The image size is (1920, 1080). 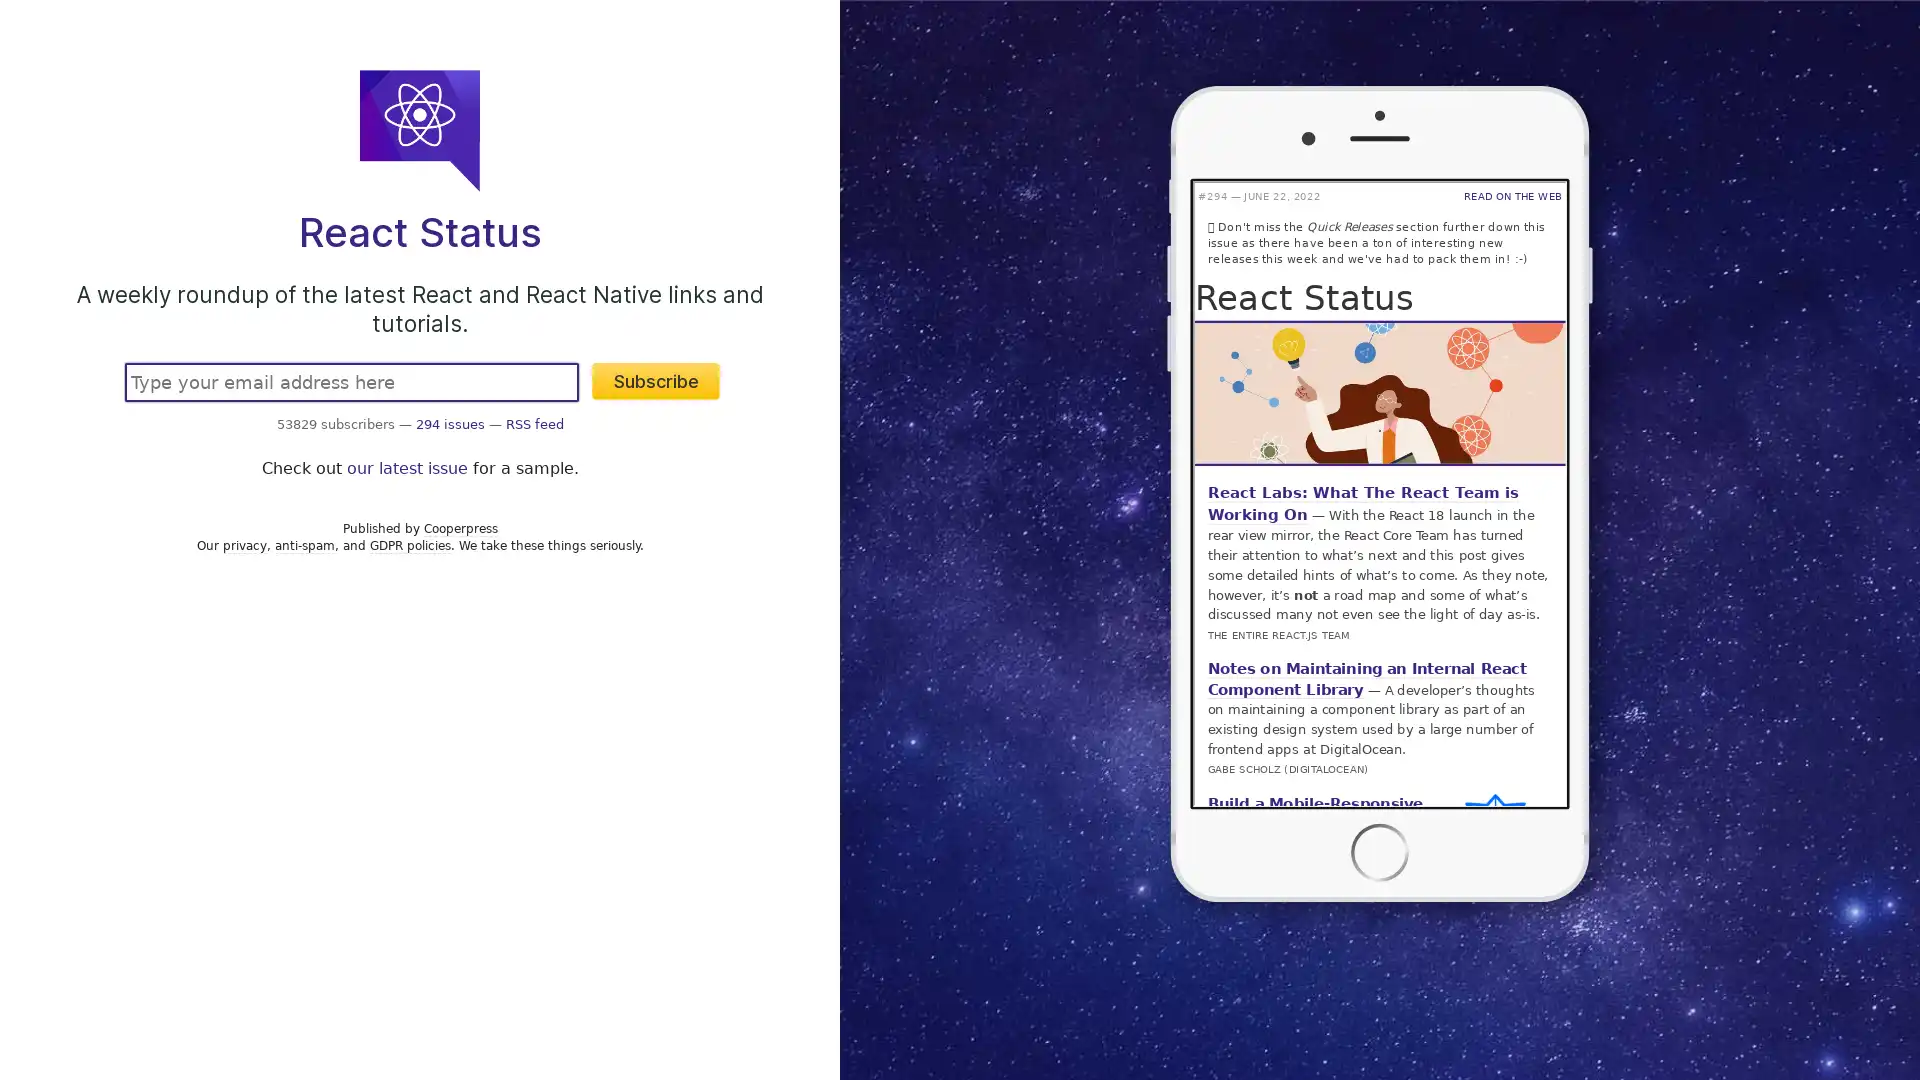 I want to click on Subscribe, so click(x=656, y=381).